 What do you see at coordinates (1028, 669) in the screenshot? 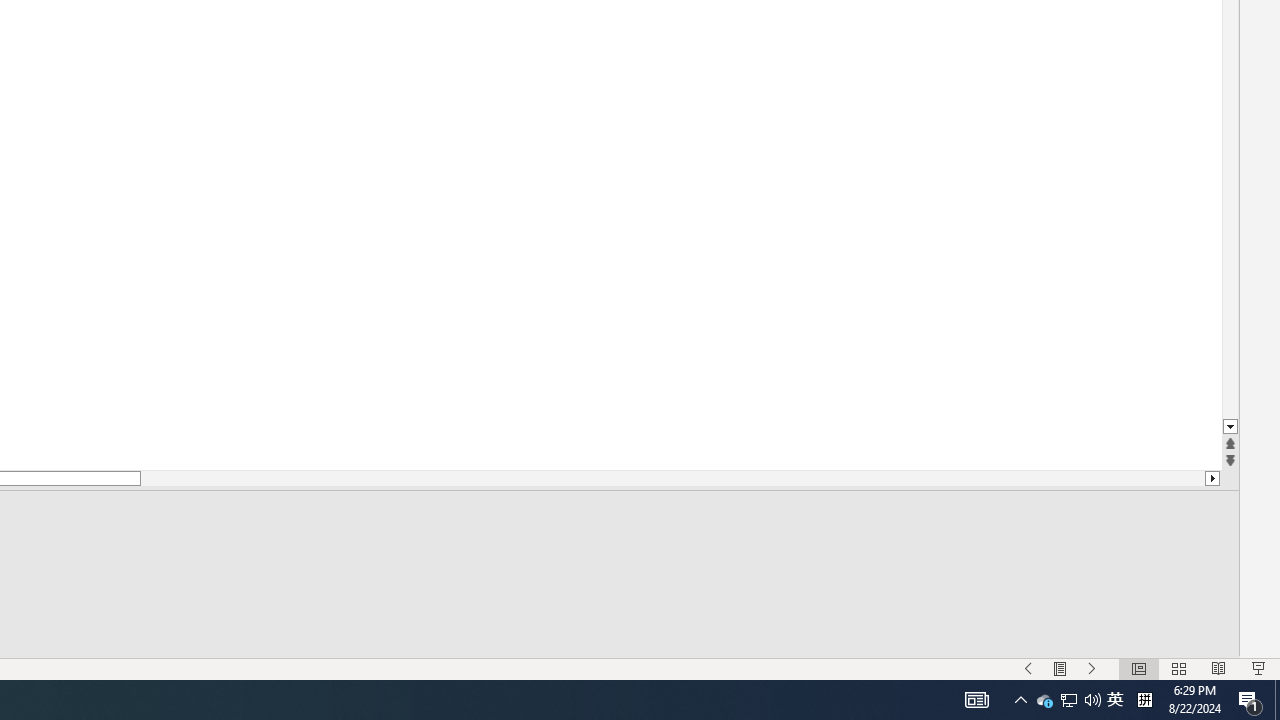
I see `'Slide Show Previous On'` at bounding box center [1028, 669].